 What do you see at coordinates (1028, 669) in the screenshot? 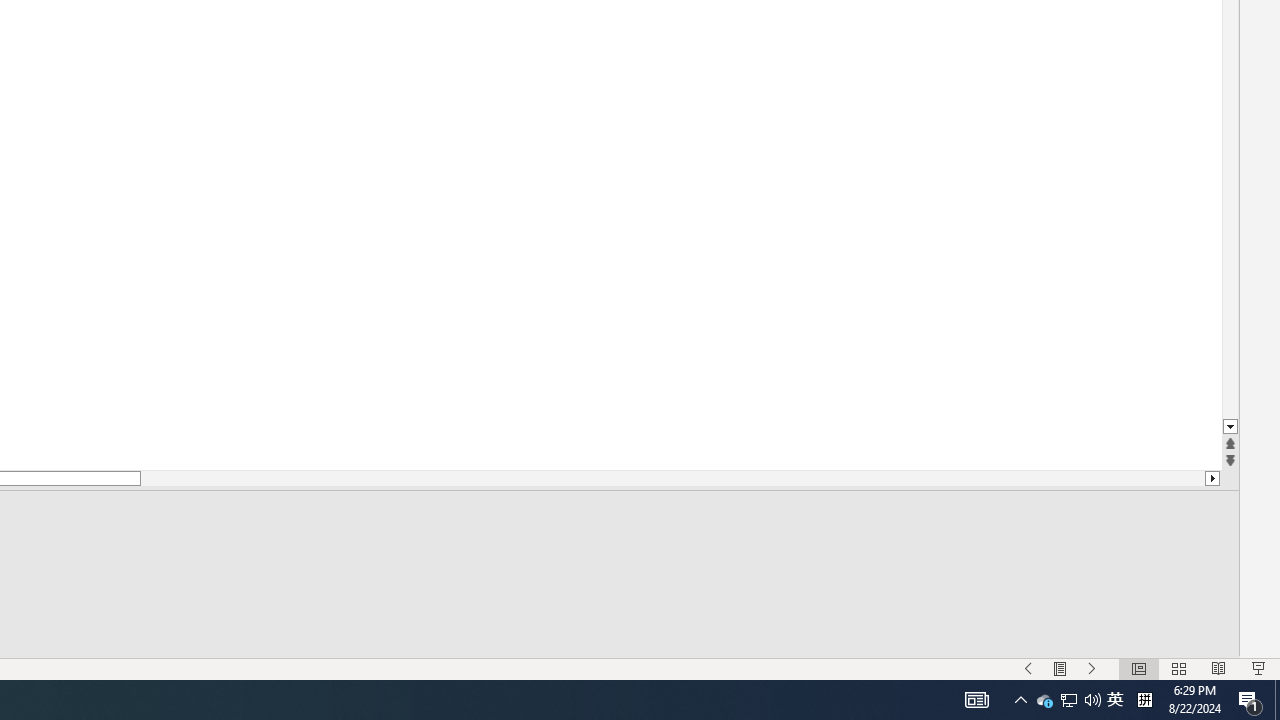
I see `'Slide Show Previous On'` at bounding box center [1028, 669].